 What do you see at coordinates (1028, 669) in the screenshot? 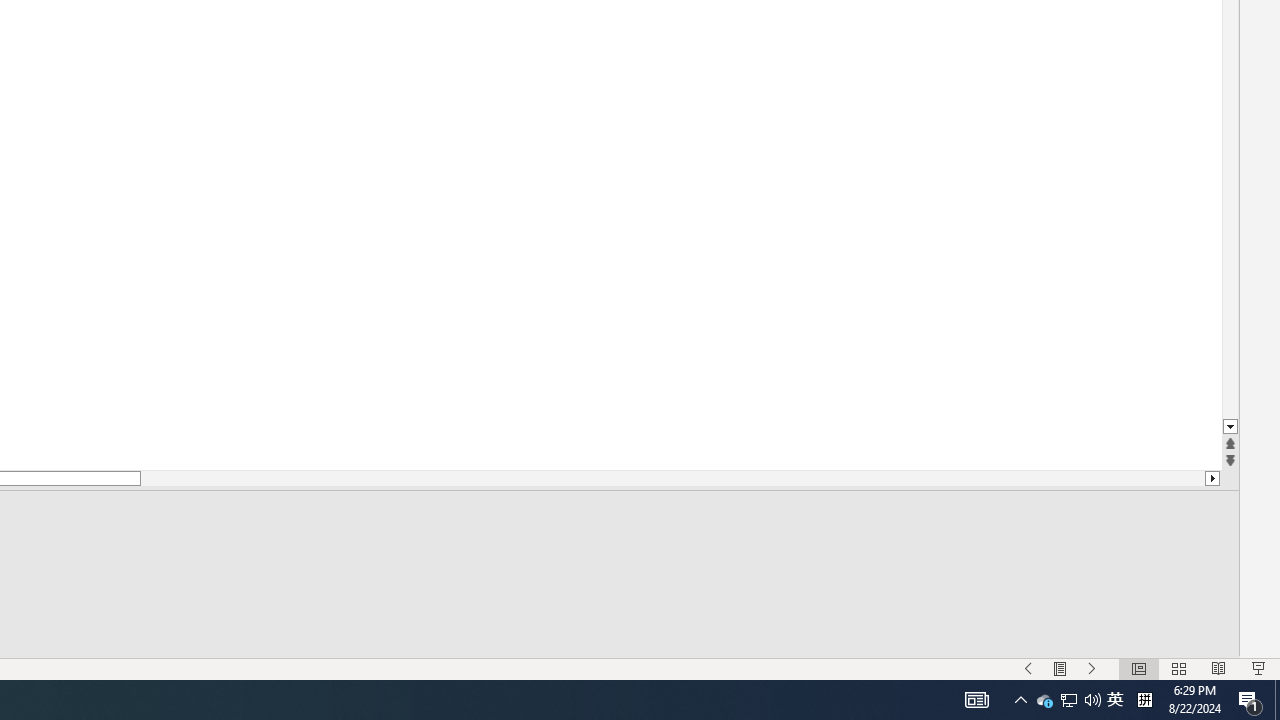
I see `'Slide Show Previous On'` at bounding box center [1028, 669].